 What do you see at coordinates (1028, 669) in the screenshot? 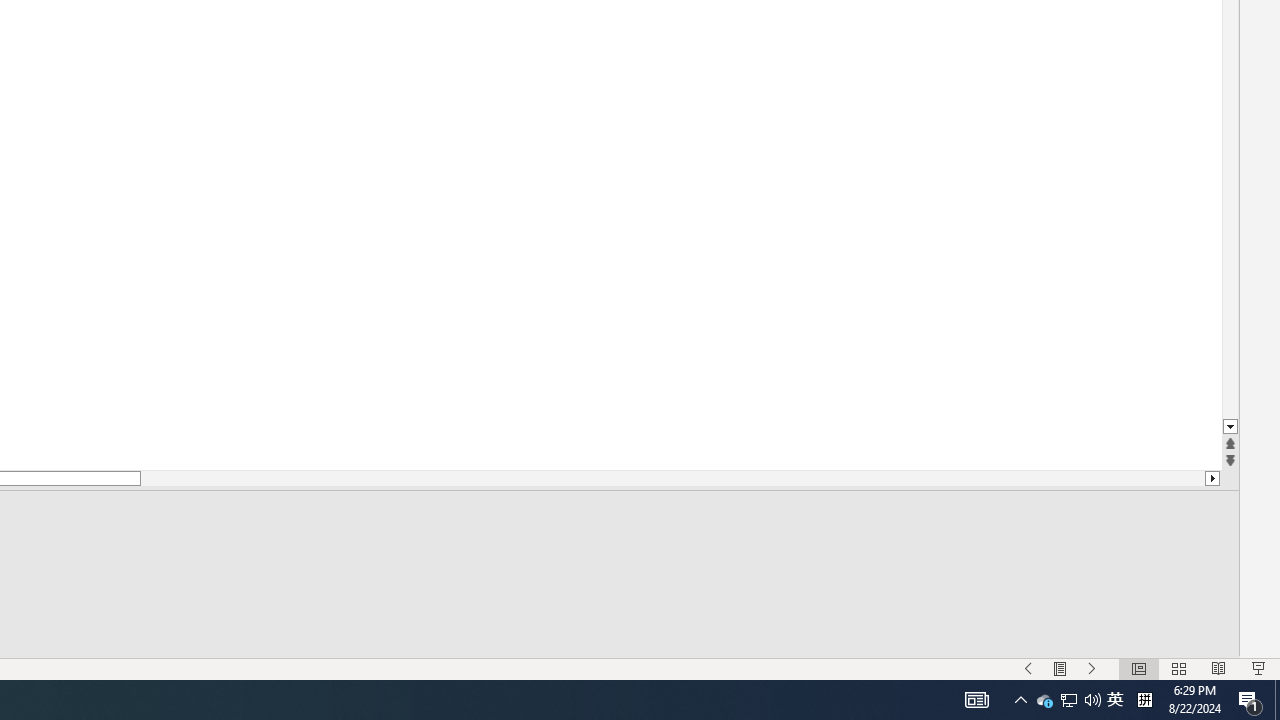
I see `'Slide Show Previous On'` at bounding box center [1028, 669].